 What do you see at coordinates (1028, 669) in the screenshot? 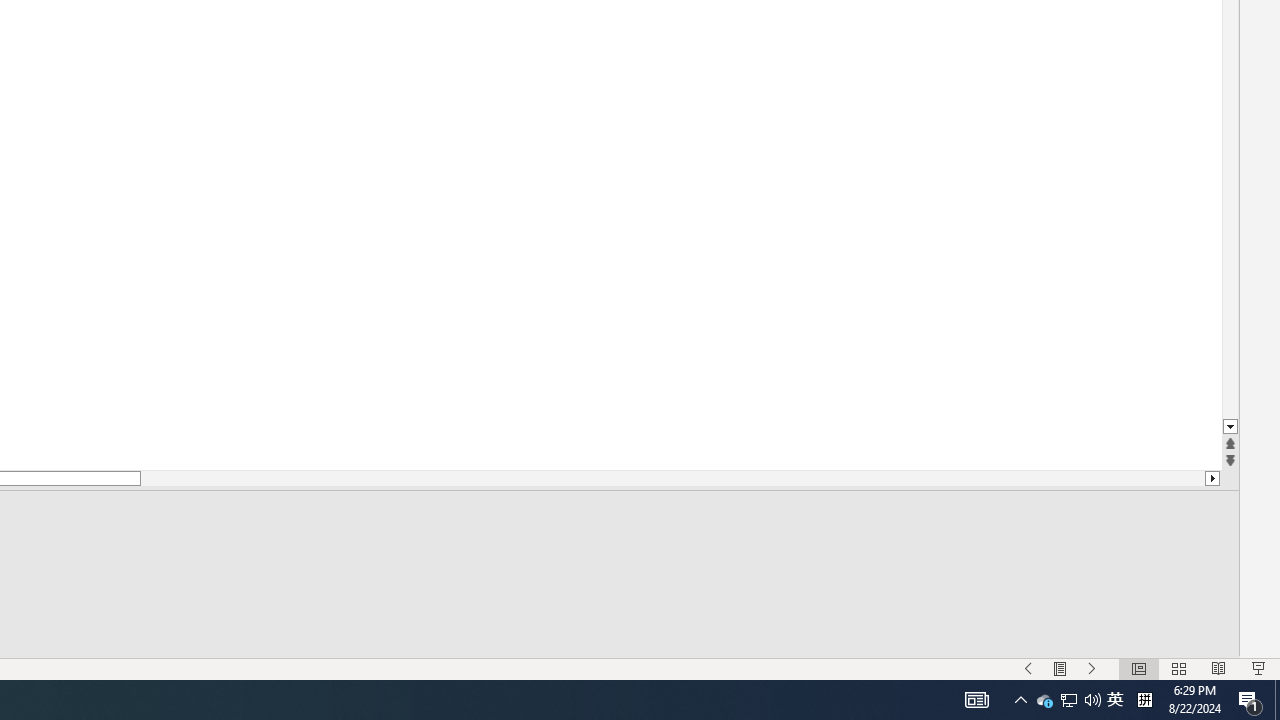
I see `'Slide Show Previous On'` at bounding box center [1028, 669].